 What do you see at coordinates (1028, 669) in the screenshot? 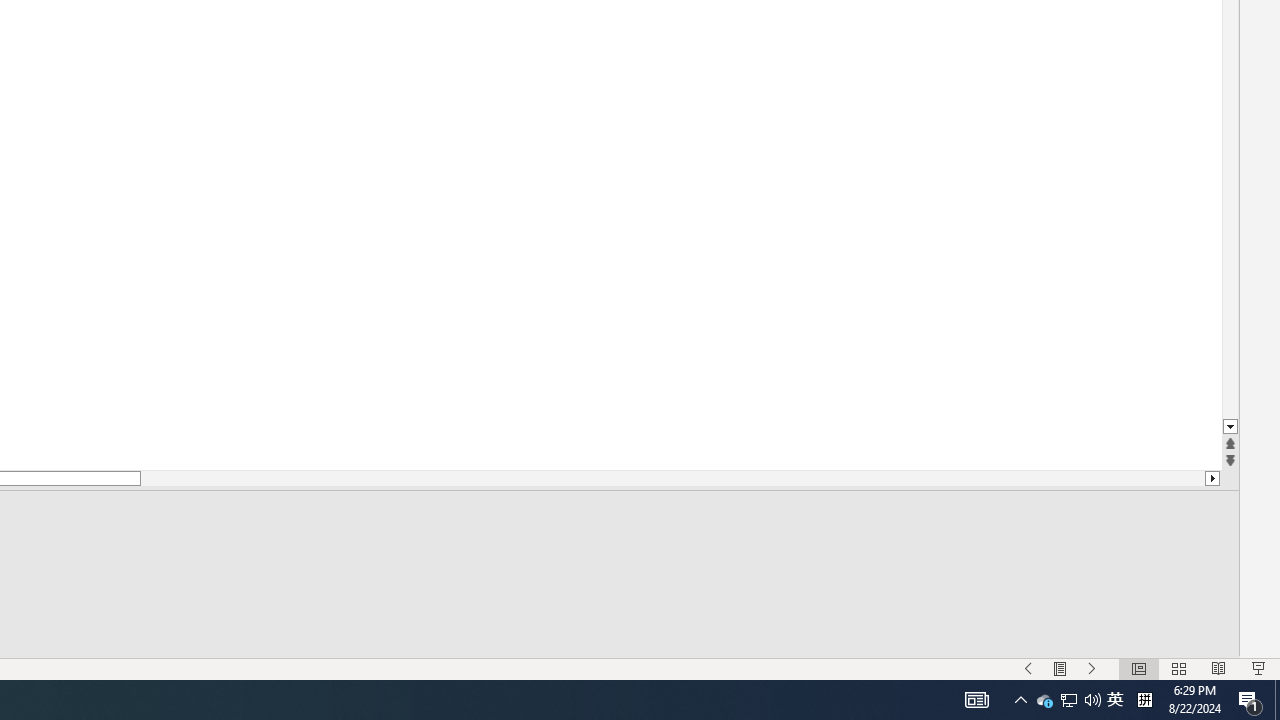
I see `'Slide Show Previous On'` at bounding box center [1028, 669].